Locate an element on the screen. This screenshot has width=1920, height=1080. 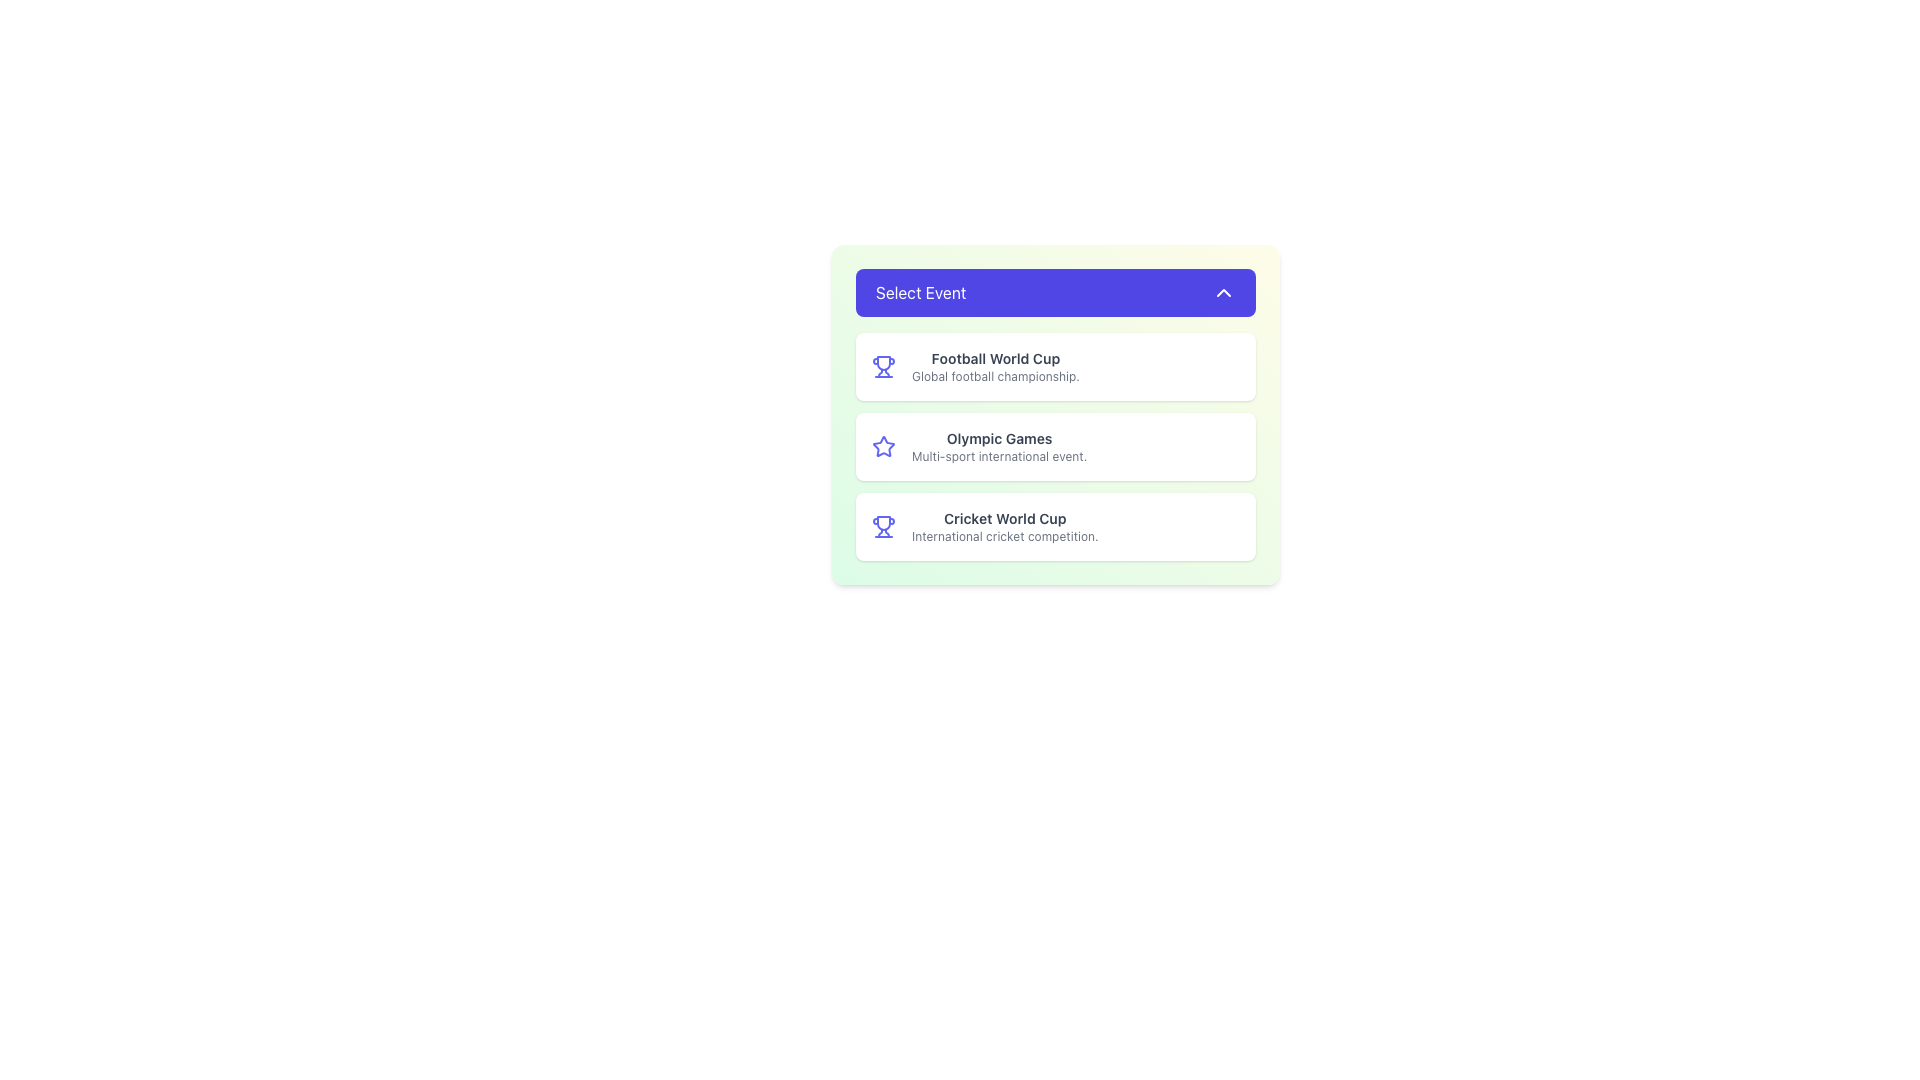
to select the second item in the list, which features a blue star icon and the title 'Olympic Games' is located at coordinates (1055, 446).